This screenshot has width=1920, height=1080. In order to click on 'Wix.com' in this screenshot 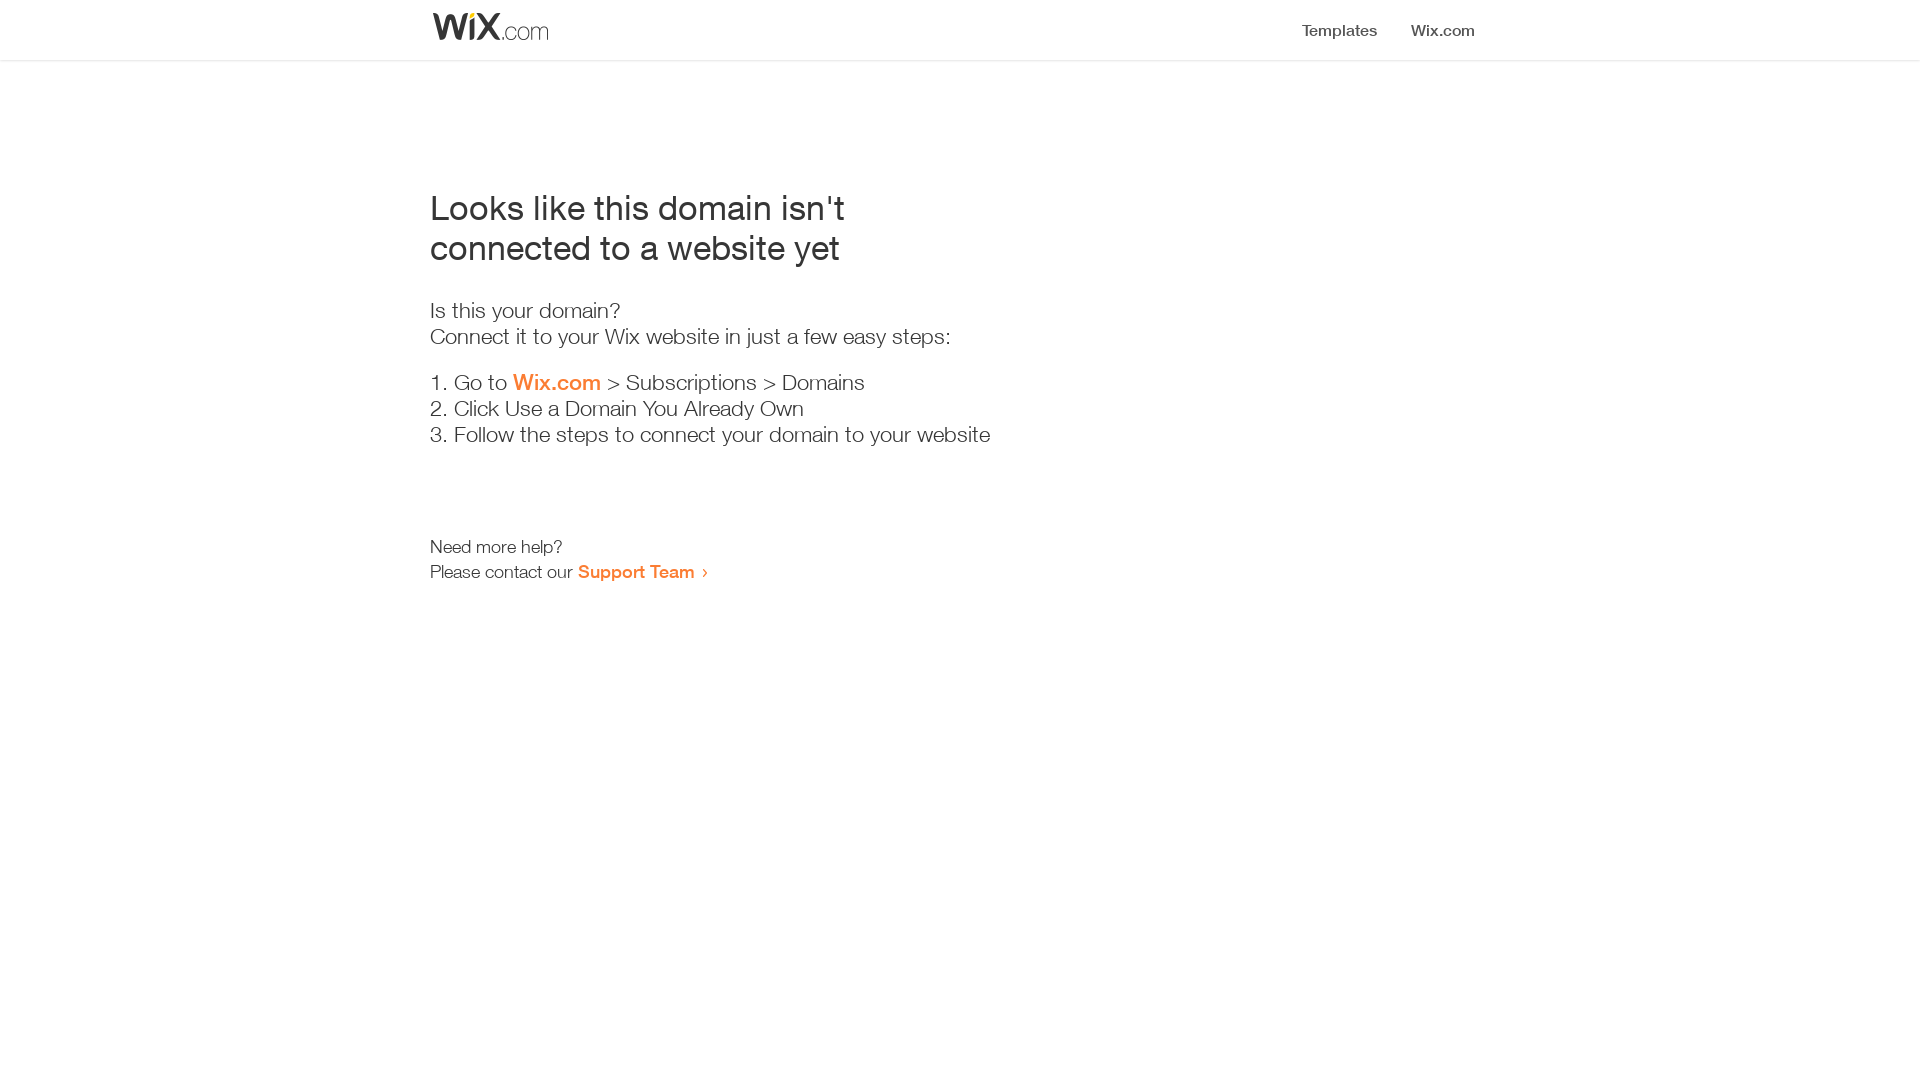, I will do `click(556, 381)`.